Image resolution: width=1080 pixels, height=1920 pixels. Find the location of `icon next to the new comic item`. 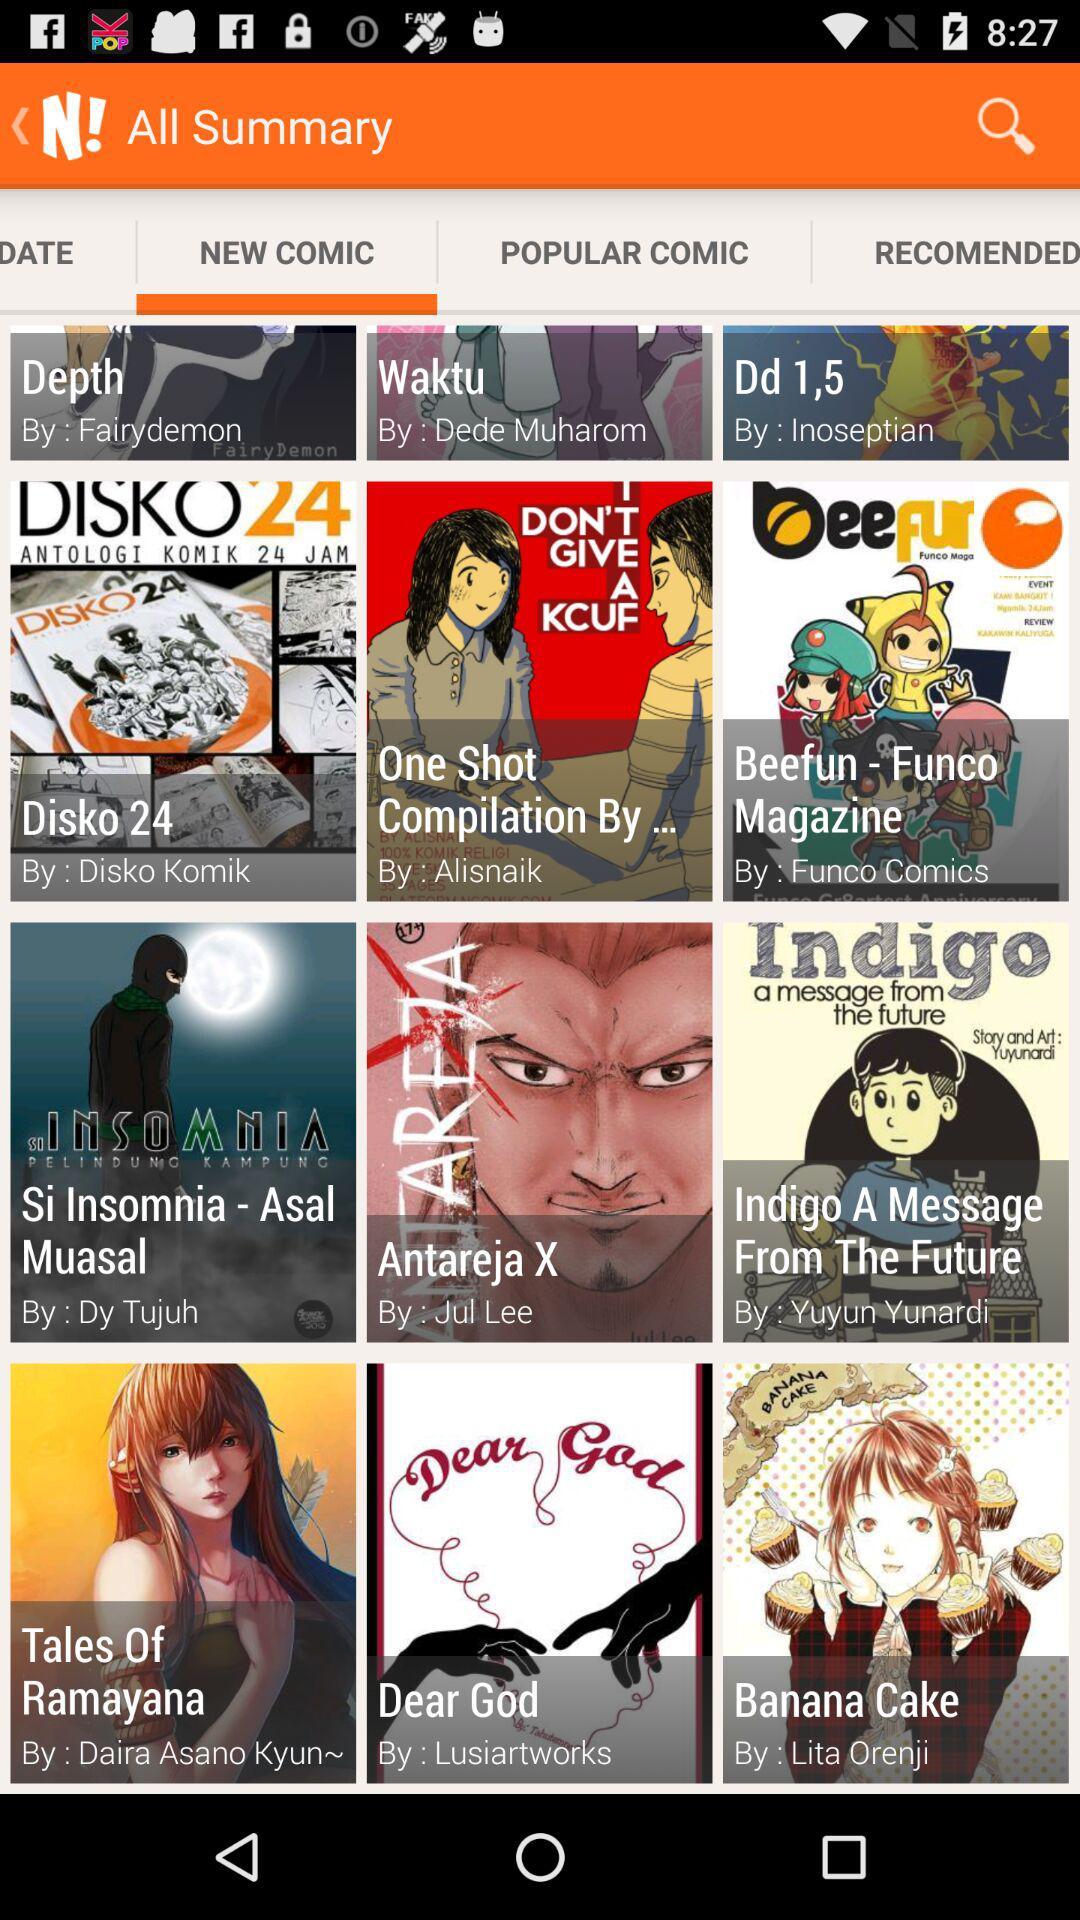

icon next to the new comic item is located at coordinates (67, 251).